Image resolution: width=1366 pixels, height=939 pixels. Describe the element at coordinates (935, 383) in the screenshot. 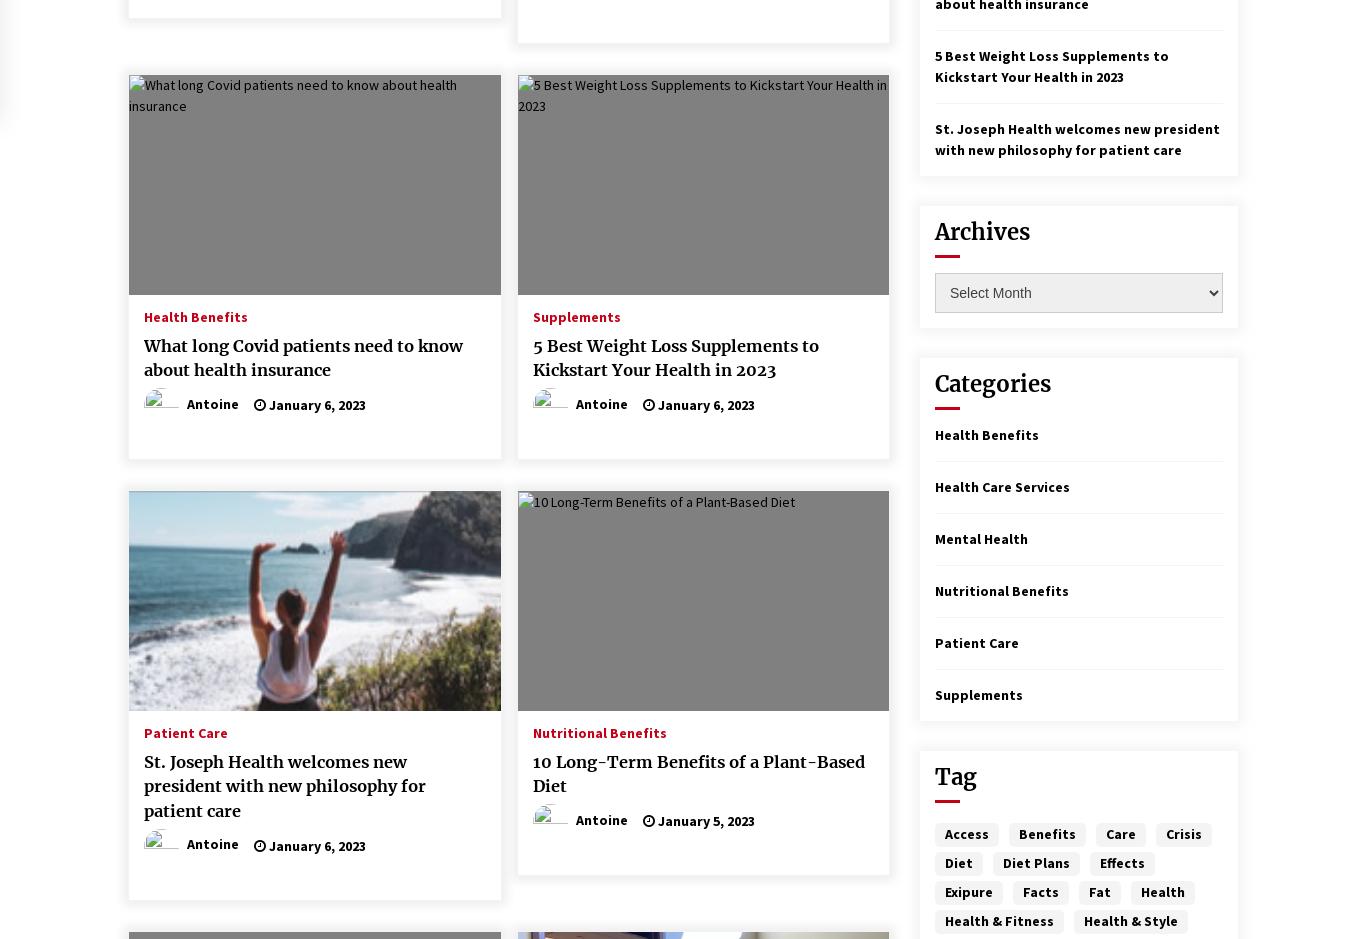

I see `'Categories'` at that location.